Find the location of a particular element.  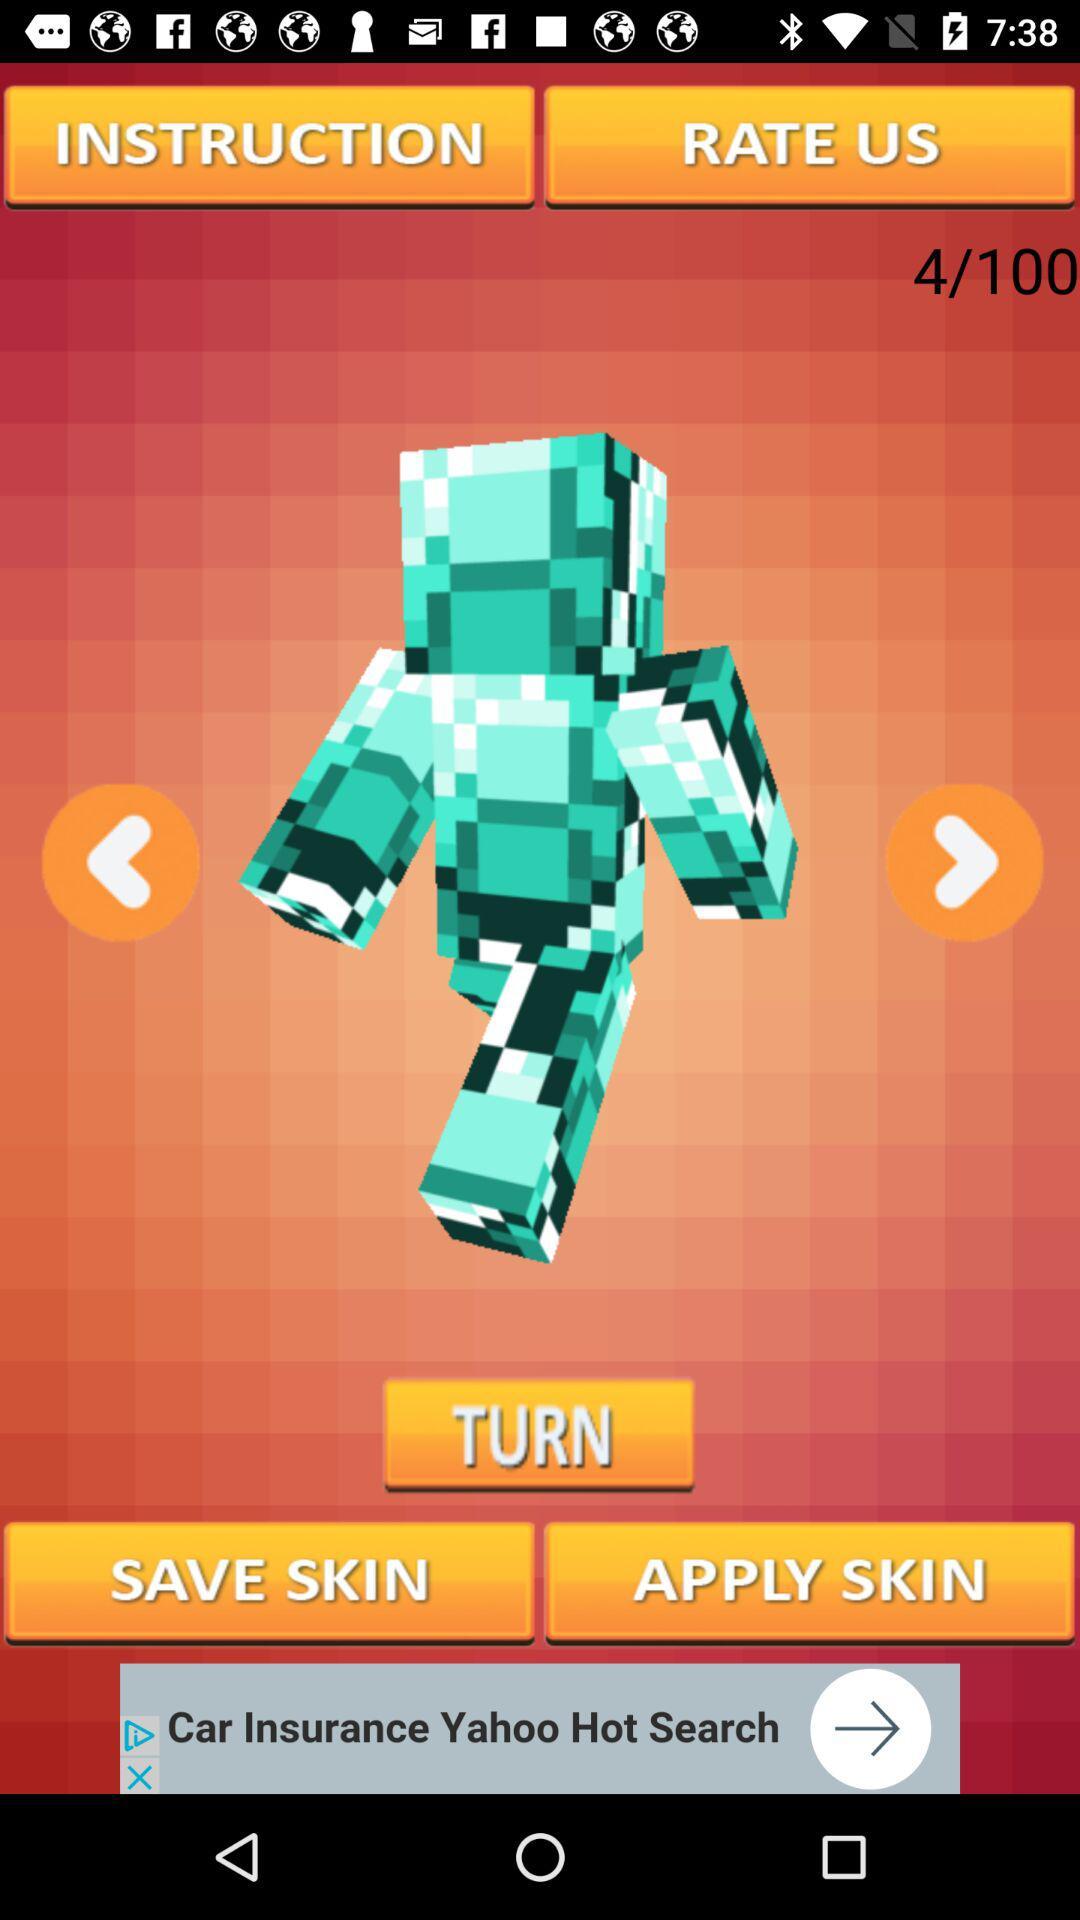

turn button is located at coordinates (540, 1435).